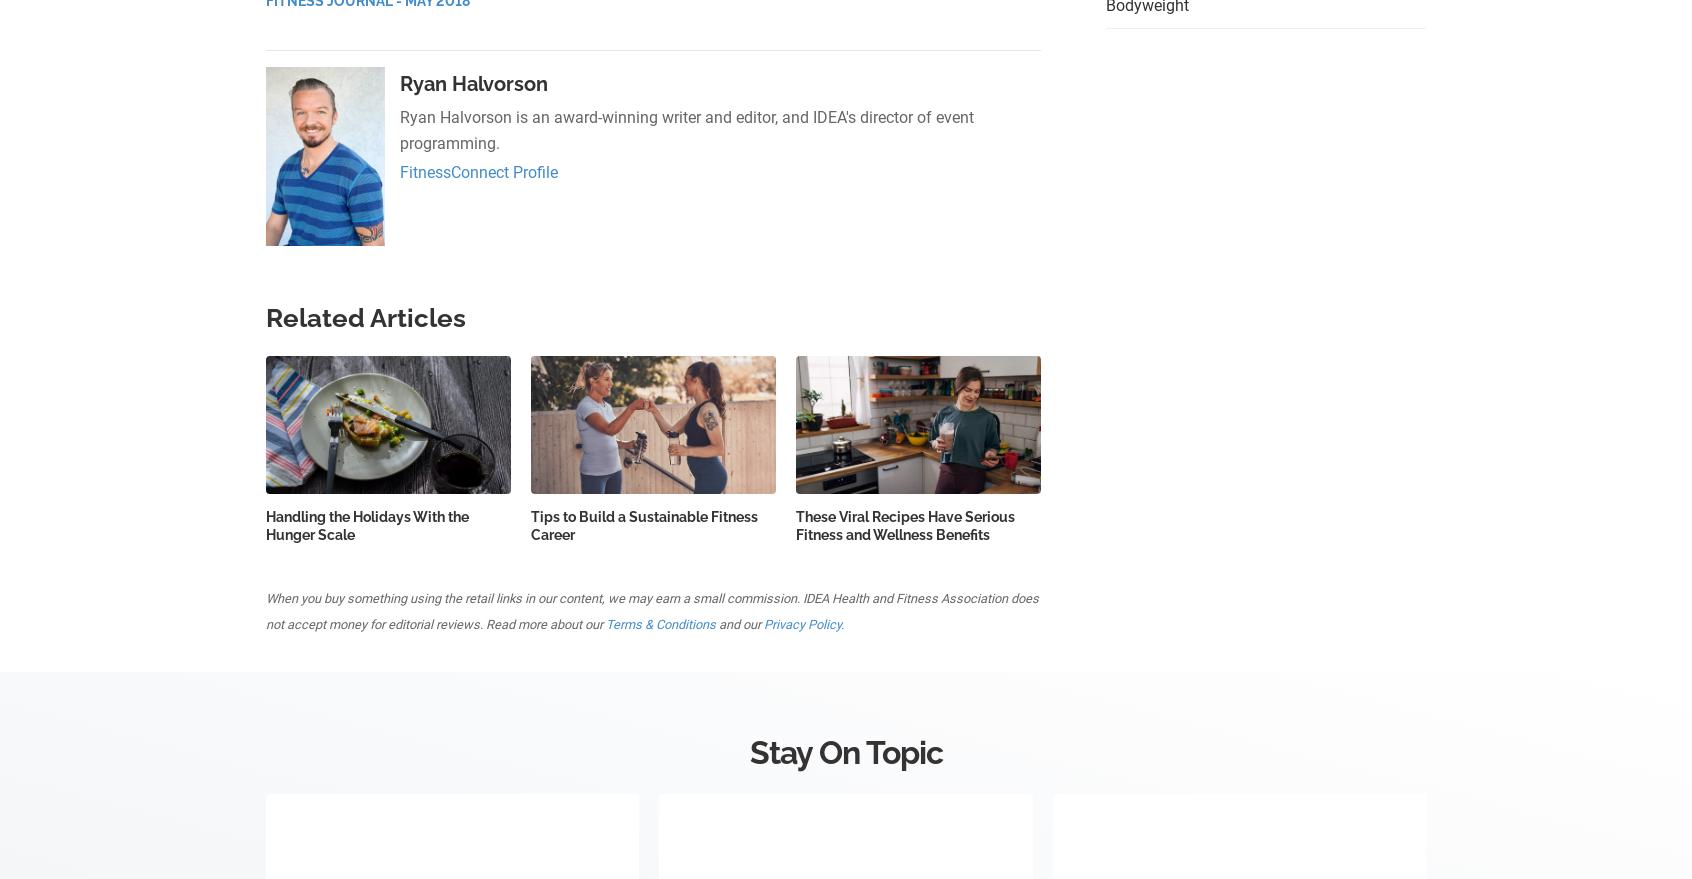  Describe the element at coordinates (661, 623) in the screenshot. I see `'Terms & Conditions'` at that location.